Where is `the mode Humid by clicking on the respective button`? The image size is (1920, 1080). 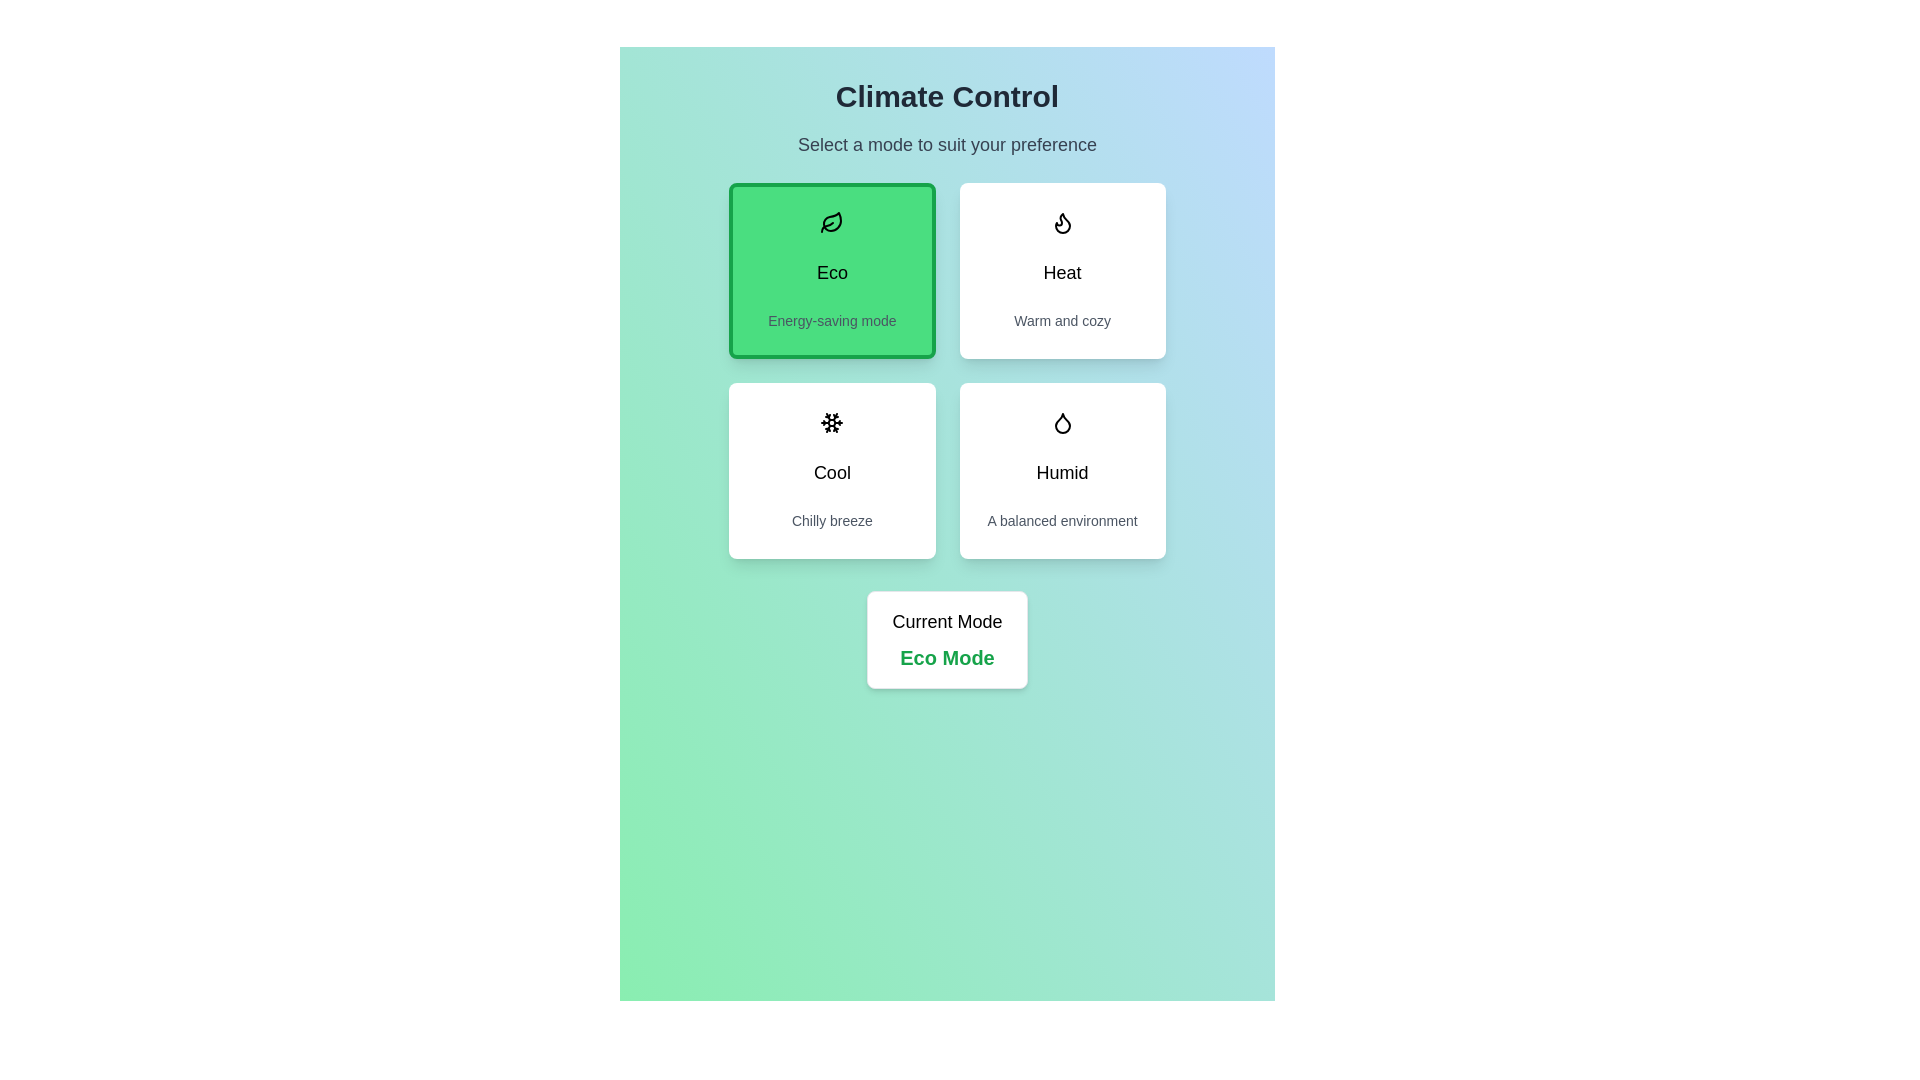
the mode Humid by clicking on the respective button is located at coordinates (1061, 470).